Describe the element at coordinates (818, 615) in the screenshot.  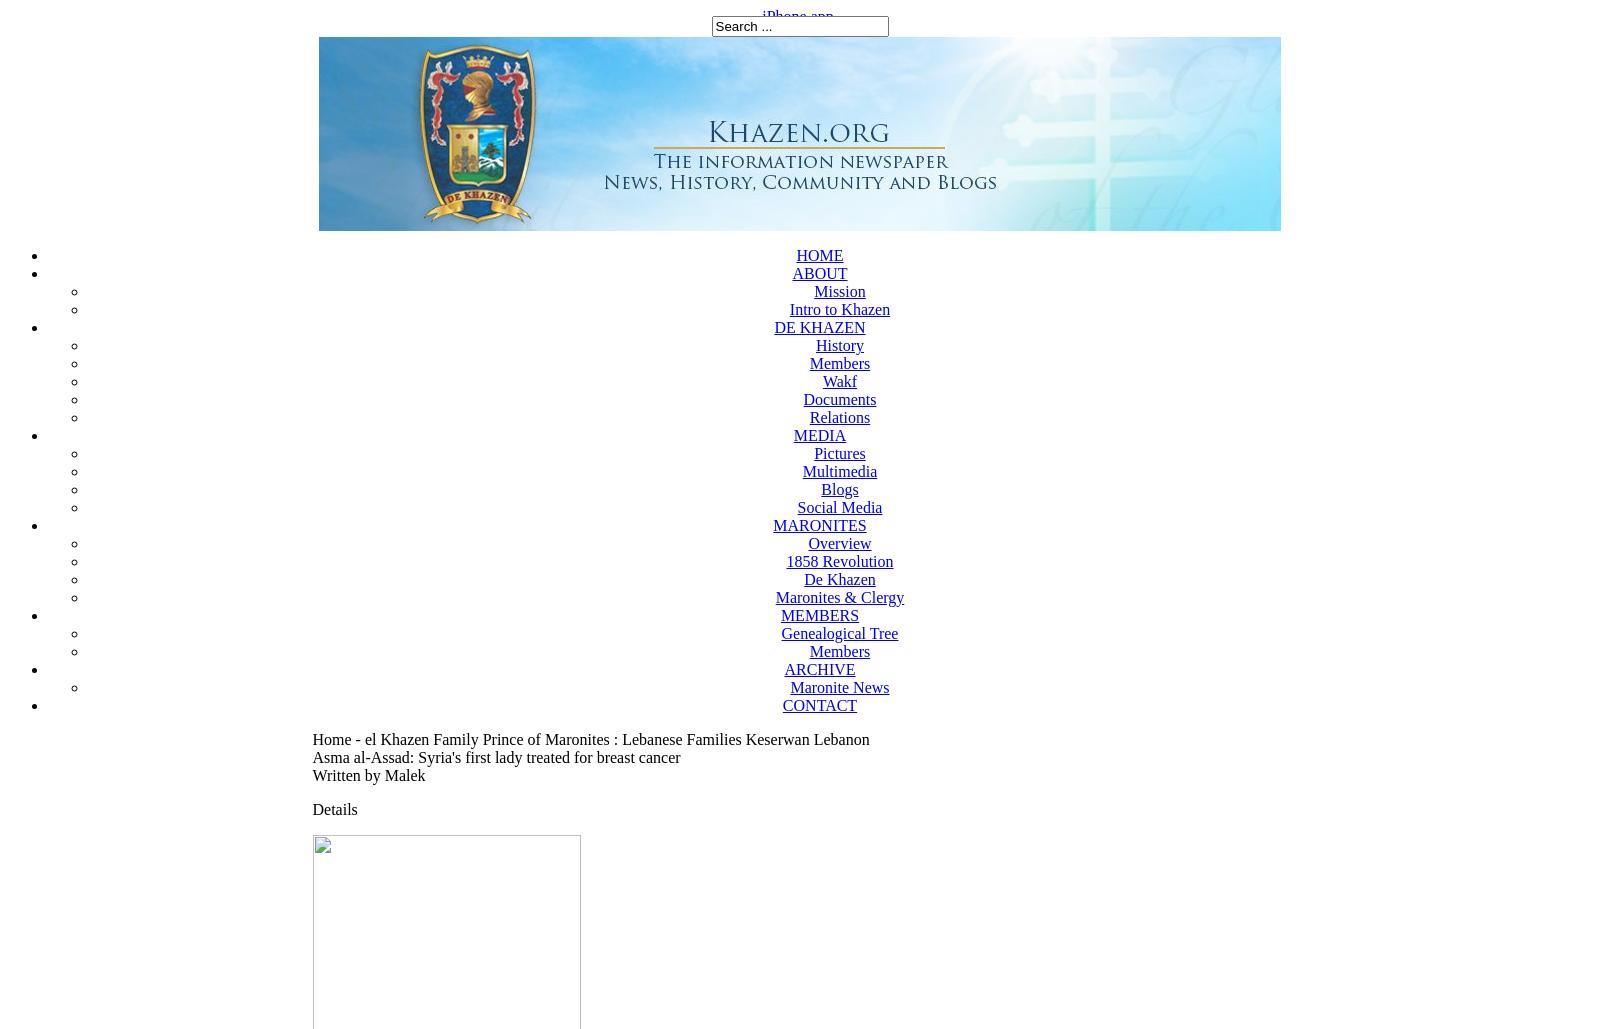
I see `'MEMBERS'` at that location.